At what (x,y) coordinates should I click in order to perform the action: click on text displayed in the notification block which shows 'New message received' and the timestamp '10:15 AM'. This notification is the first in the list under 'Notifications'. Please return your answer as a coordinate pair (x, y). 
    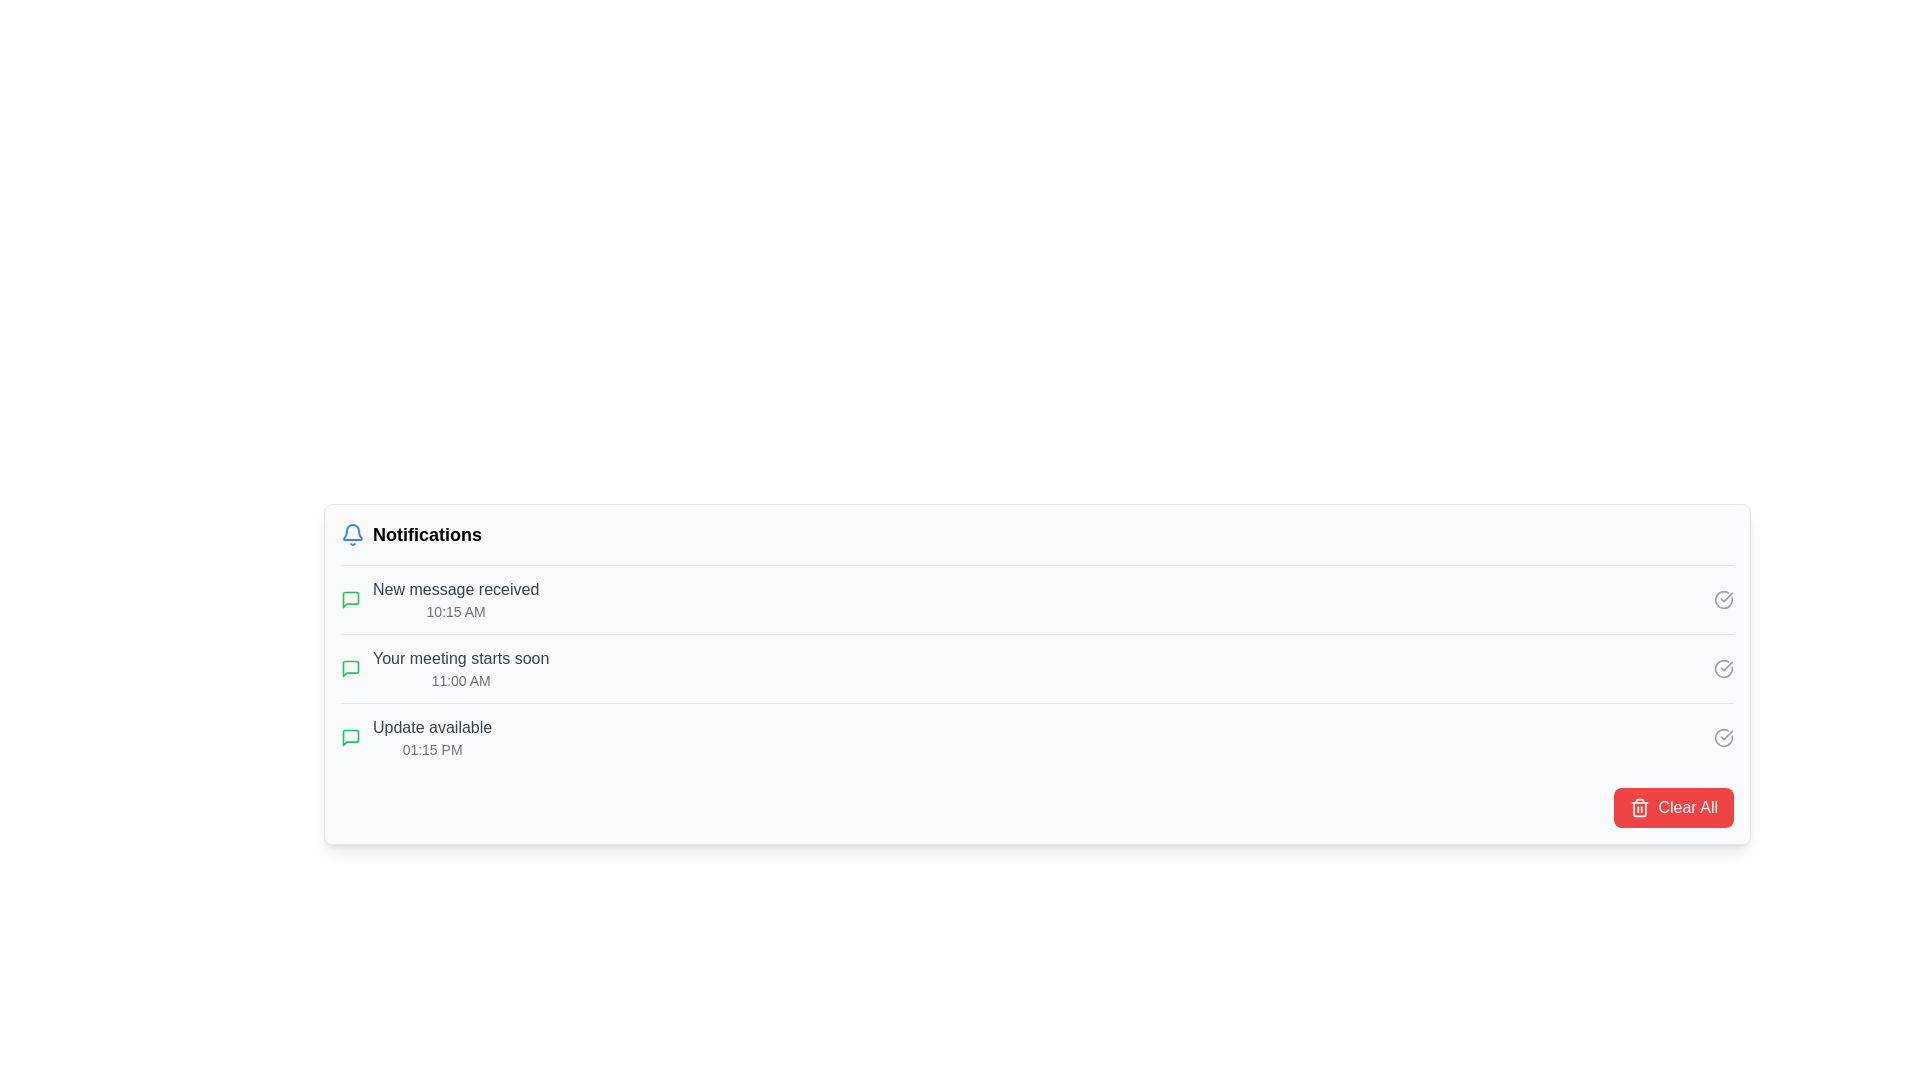
    Looking at the image, I should click on (455, 599).